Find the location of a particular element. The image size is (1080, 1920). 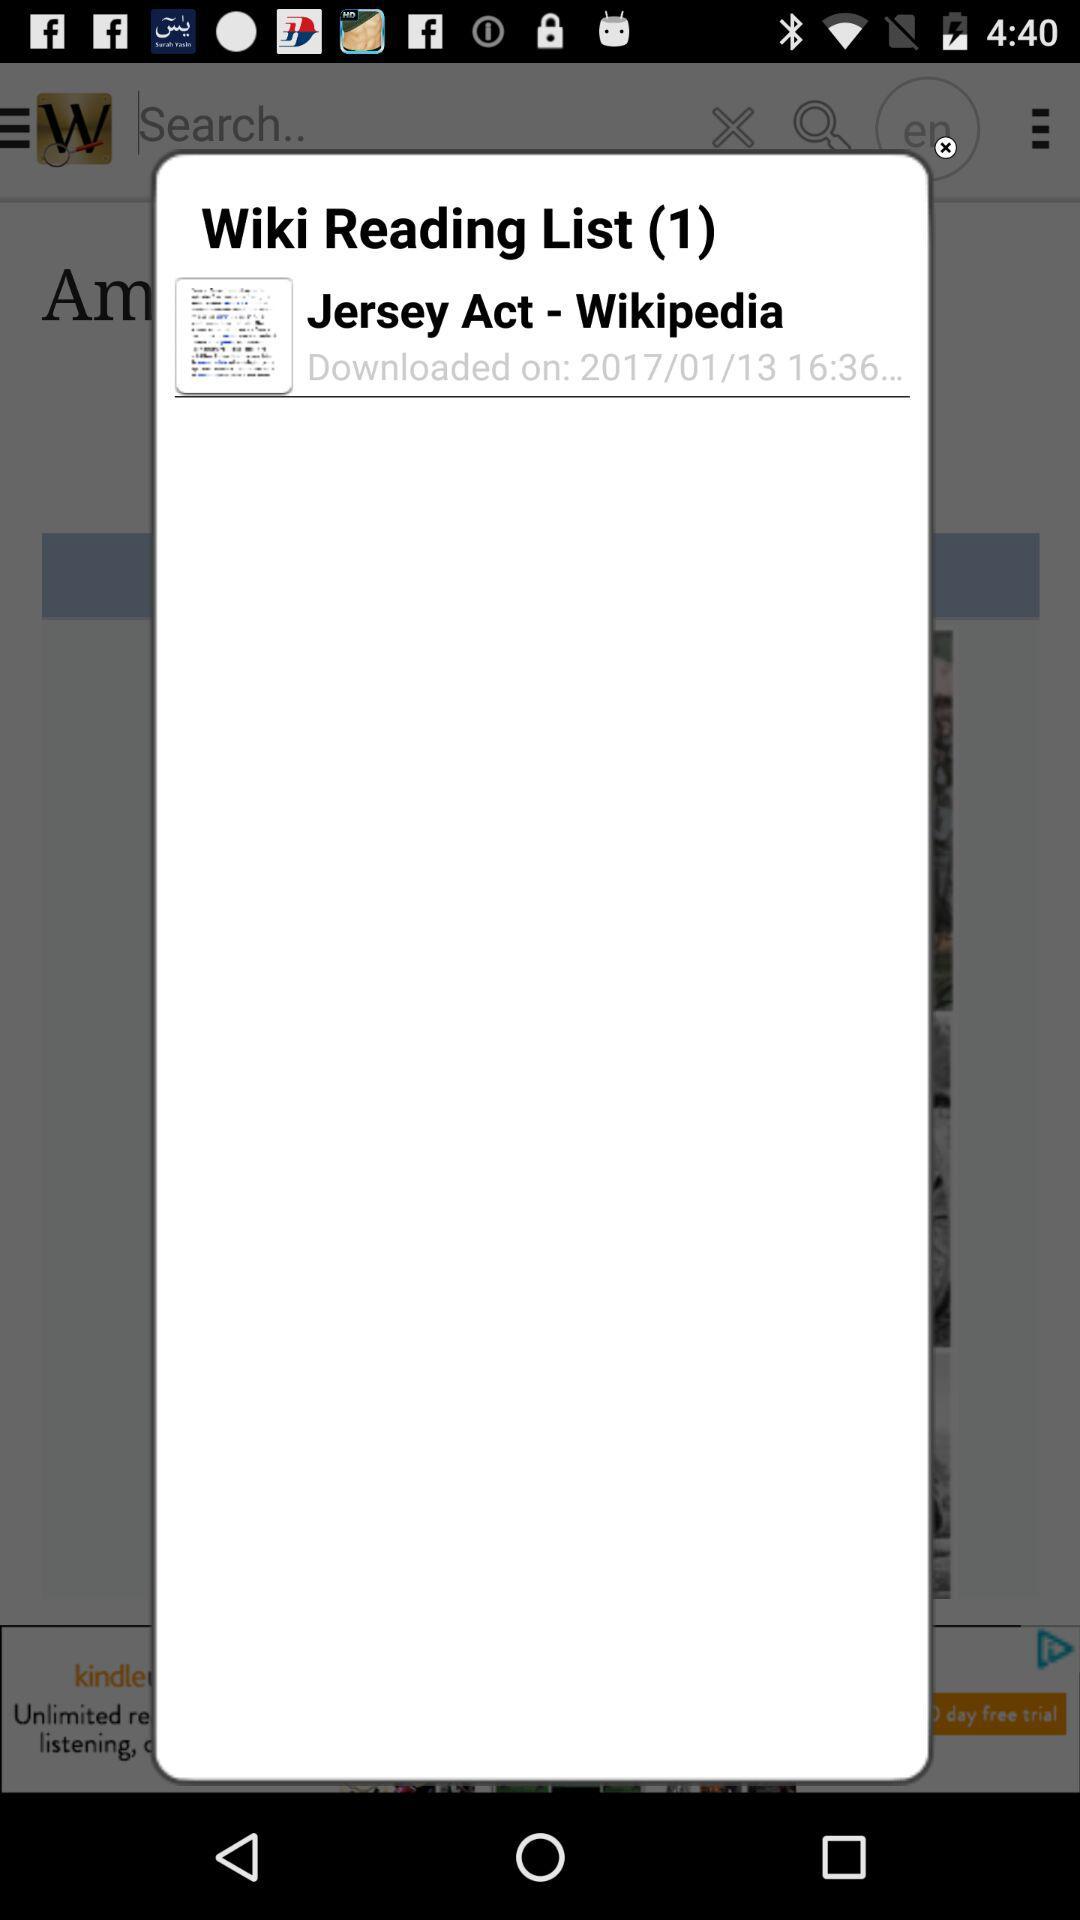

the icon below the jersey act - wikipedia app is located at coordinates (600, 365).